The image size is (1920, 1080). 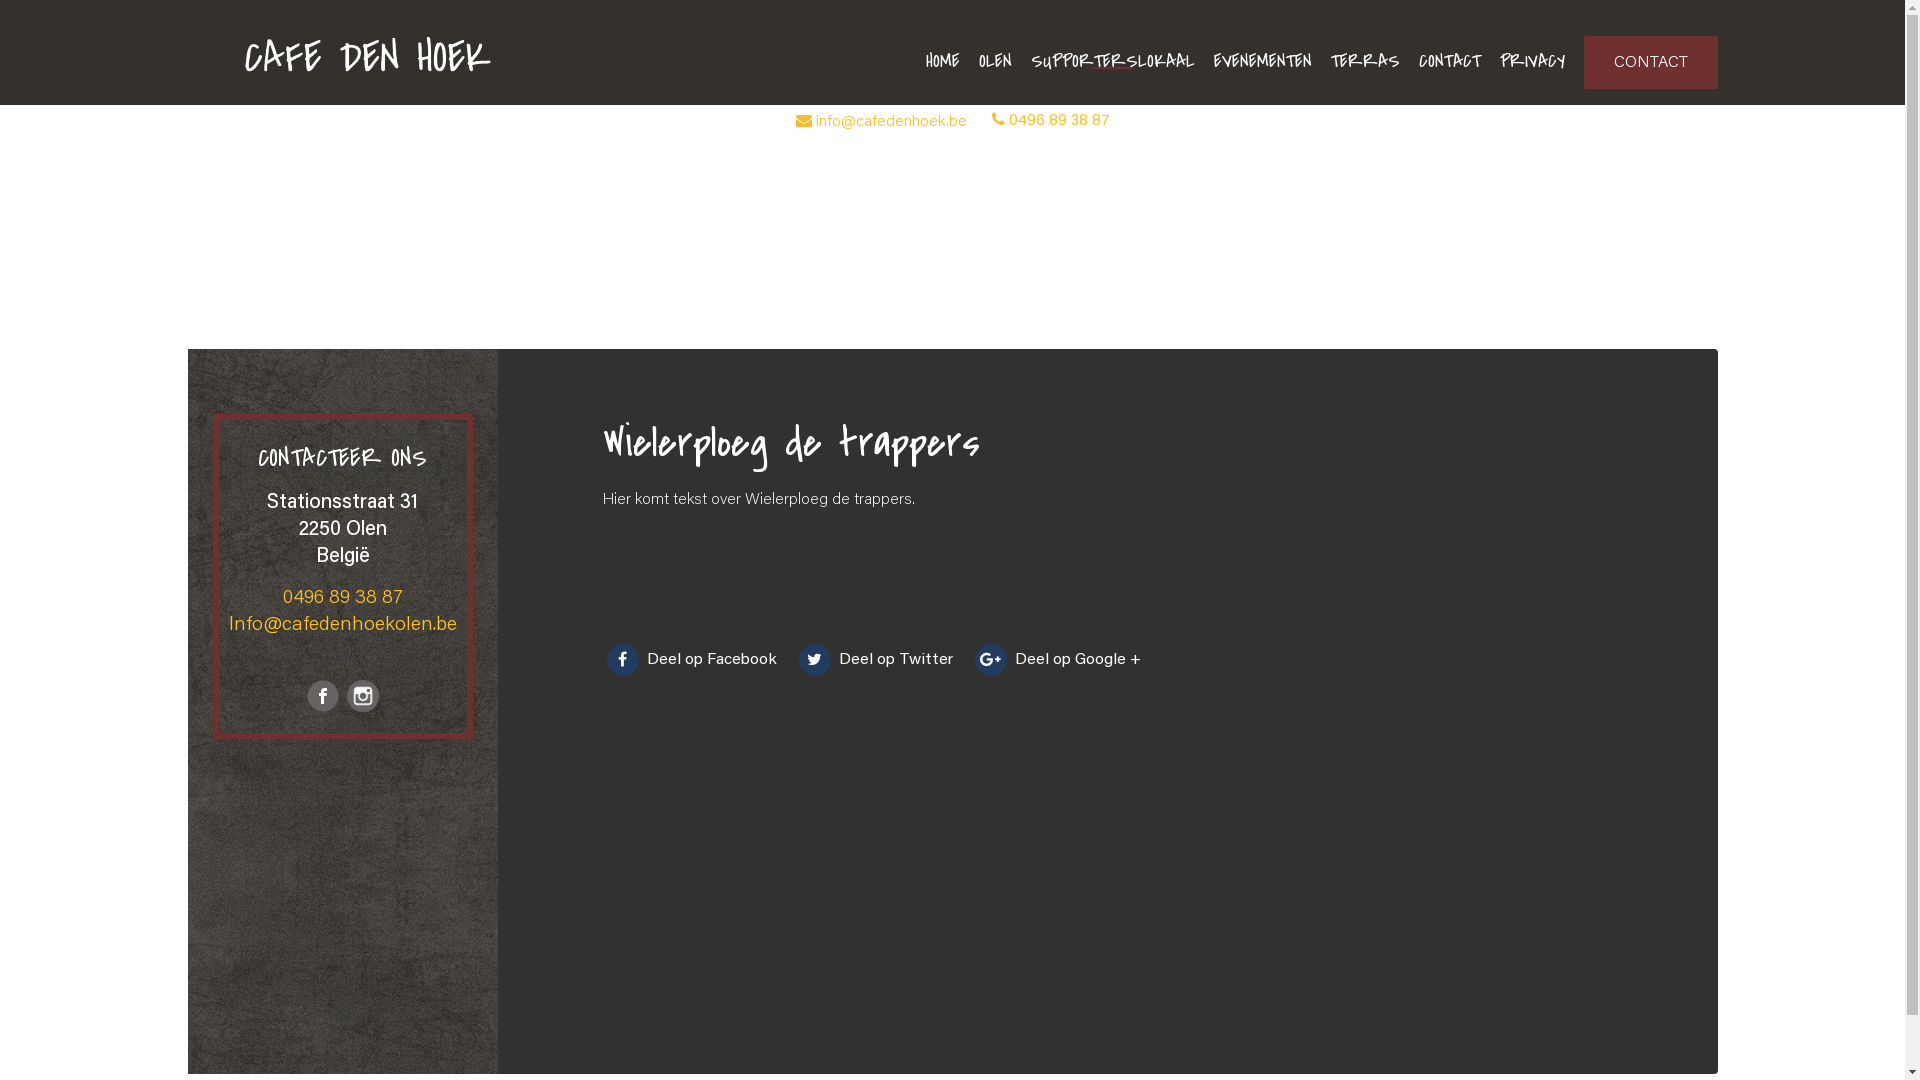 What do you see at coordinates (1583, 61) in the screenshot?
I see `'CONTACT'` at bounding box center [1583, 61].